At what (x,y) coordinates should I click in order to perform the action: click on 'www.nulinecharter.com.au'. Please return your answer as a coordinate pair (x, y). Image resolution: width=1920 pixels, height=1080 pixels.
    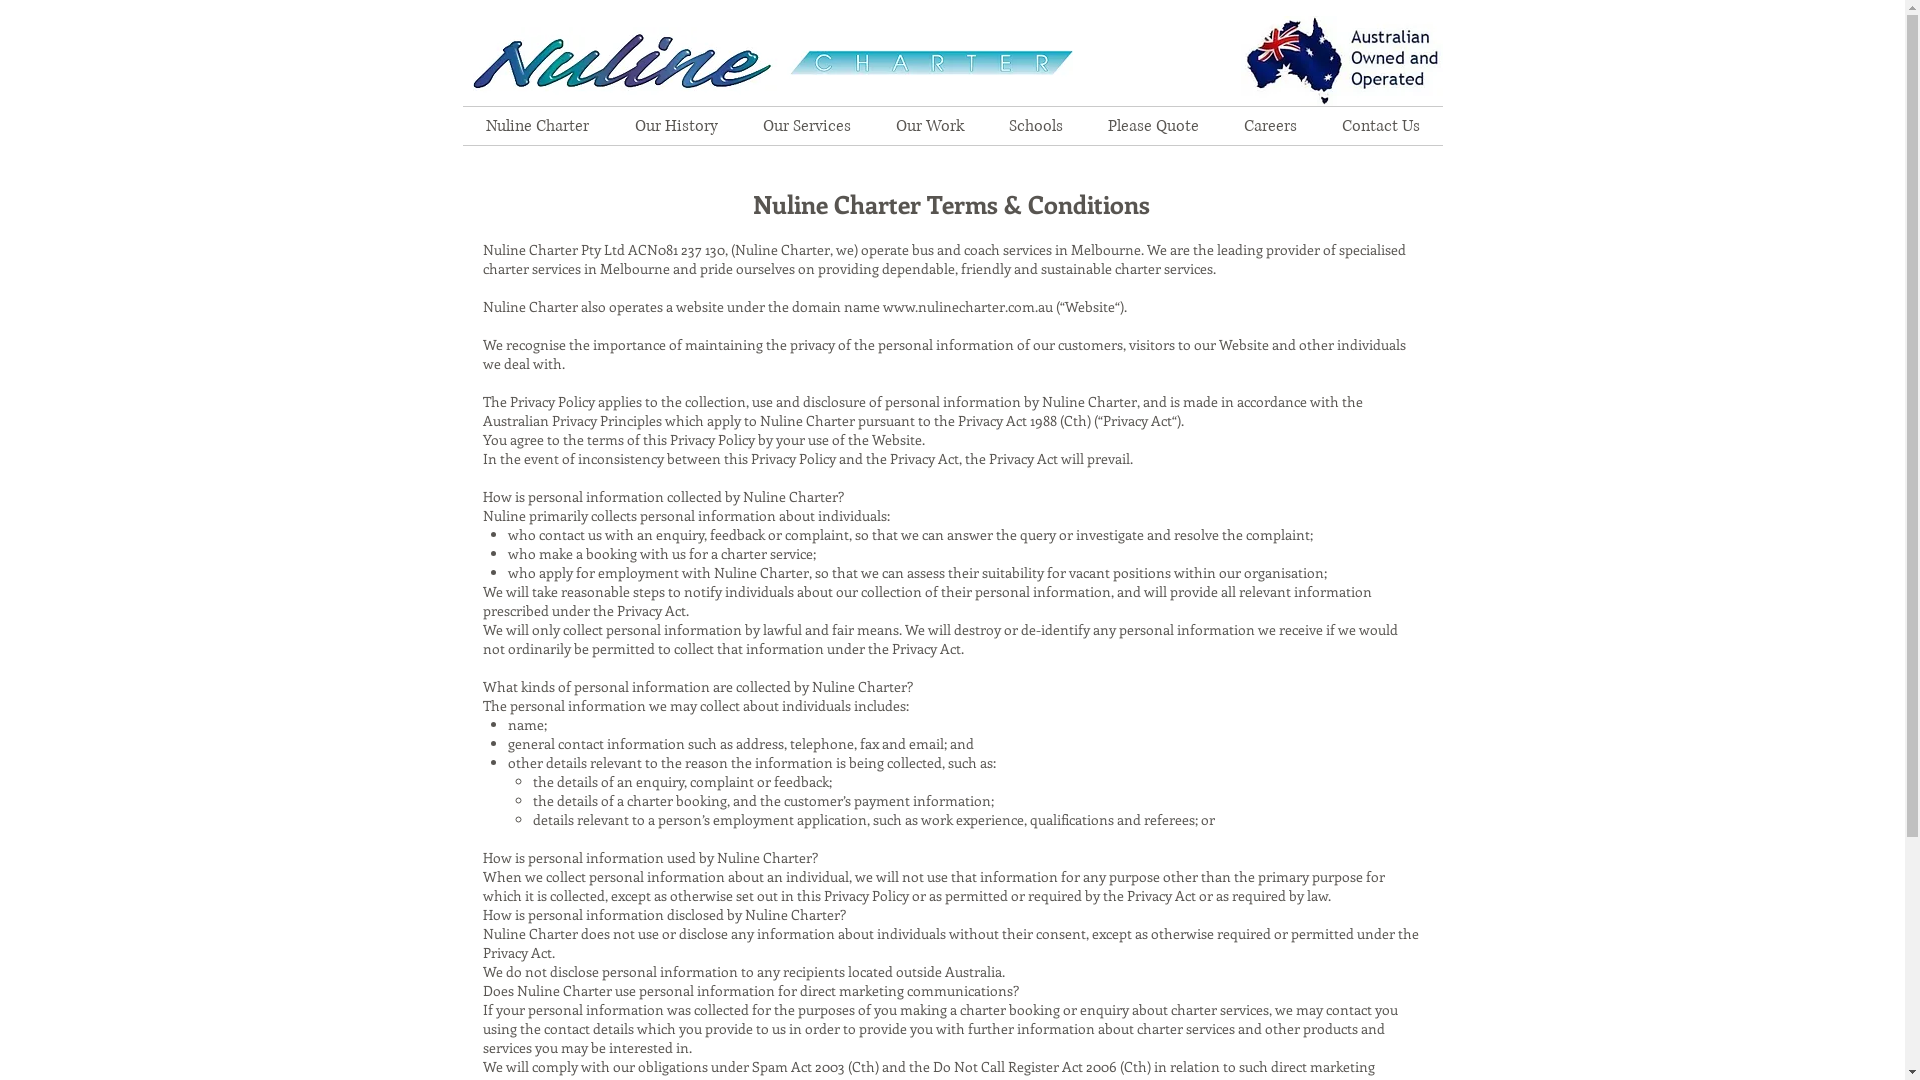
    Looking at the image, I should click on (966, 306).